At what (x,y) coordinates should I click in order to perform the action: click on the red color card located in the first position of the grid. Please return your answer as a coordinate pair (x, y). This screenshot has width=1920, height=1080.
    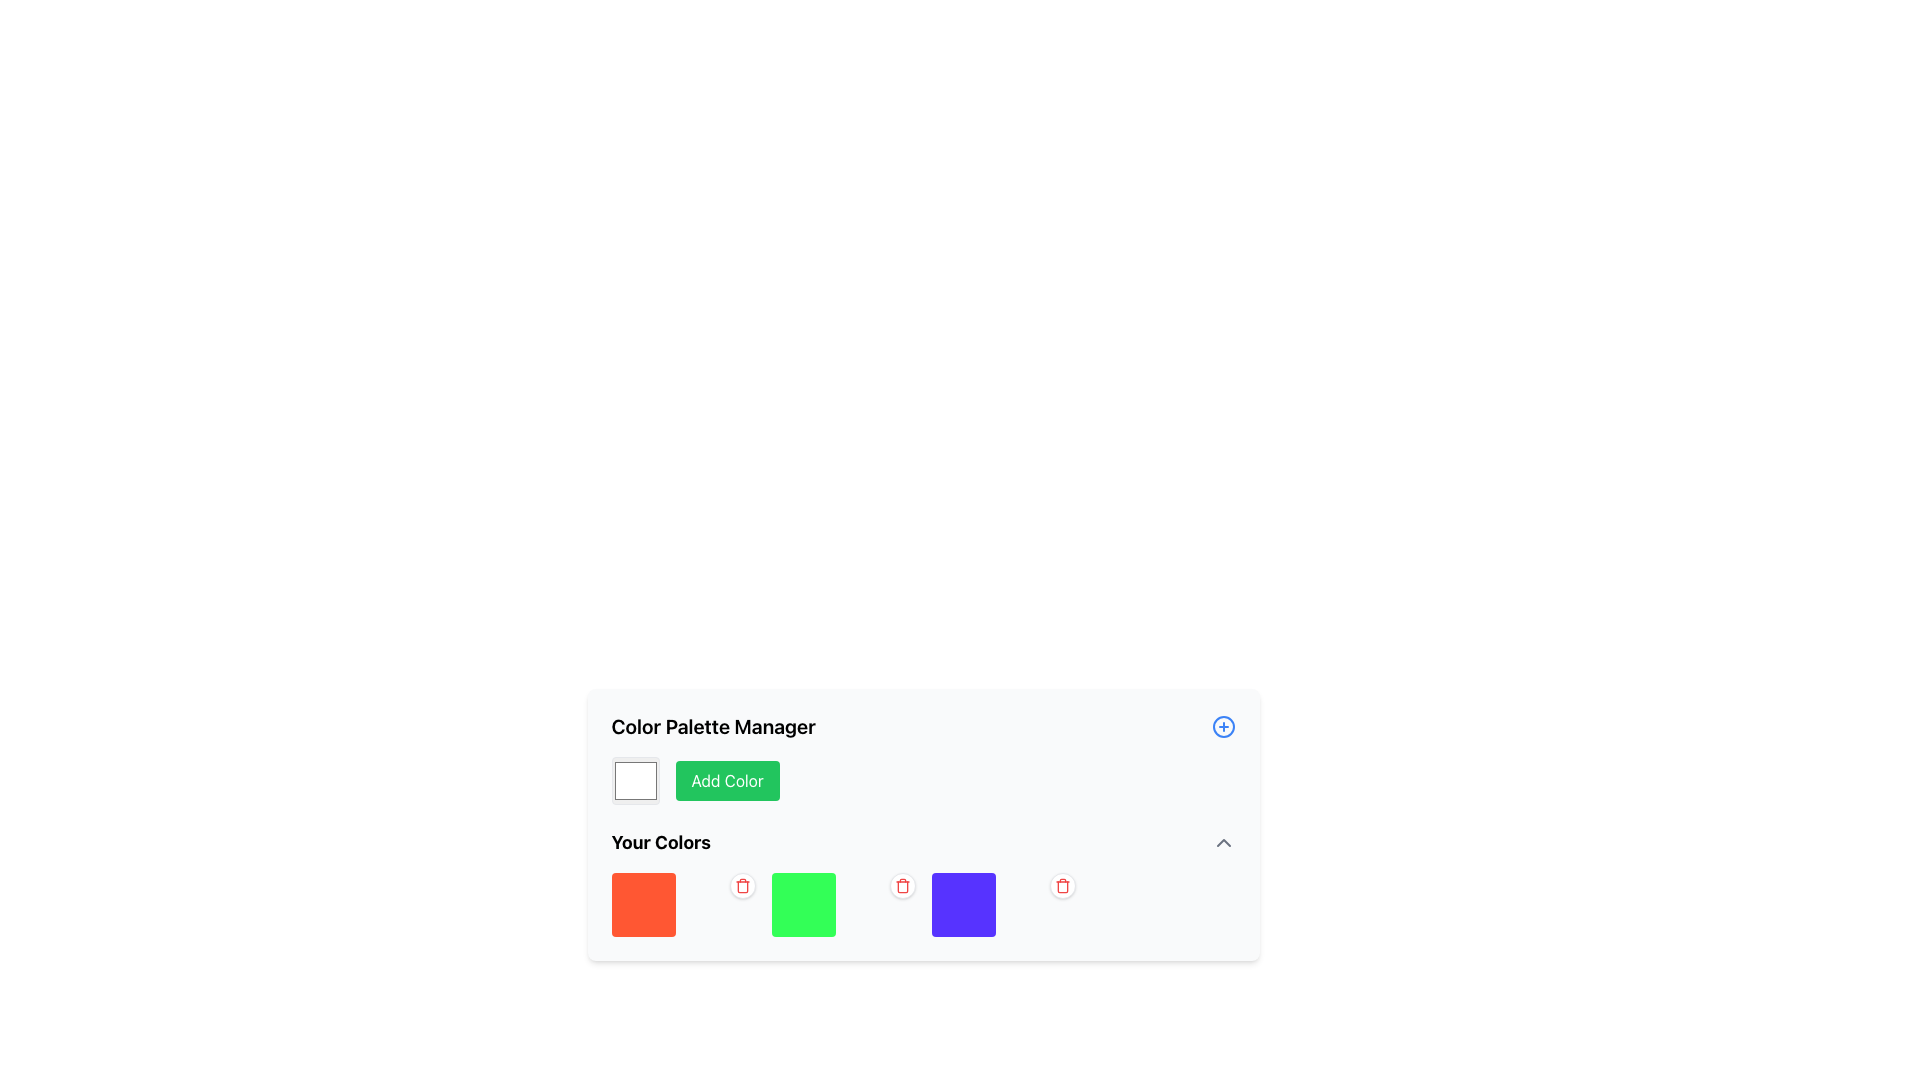
    Looking at the image, I should click on (683, 905).